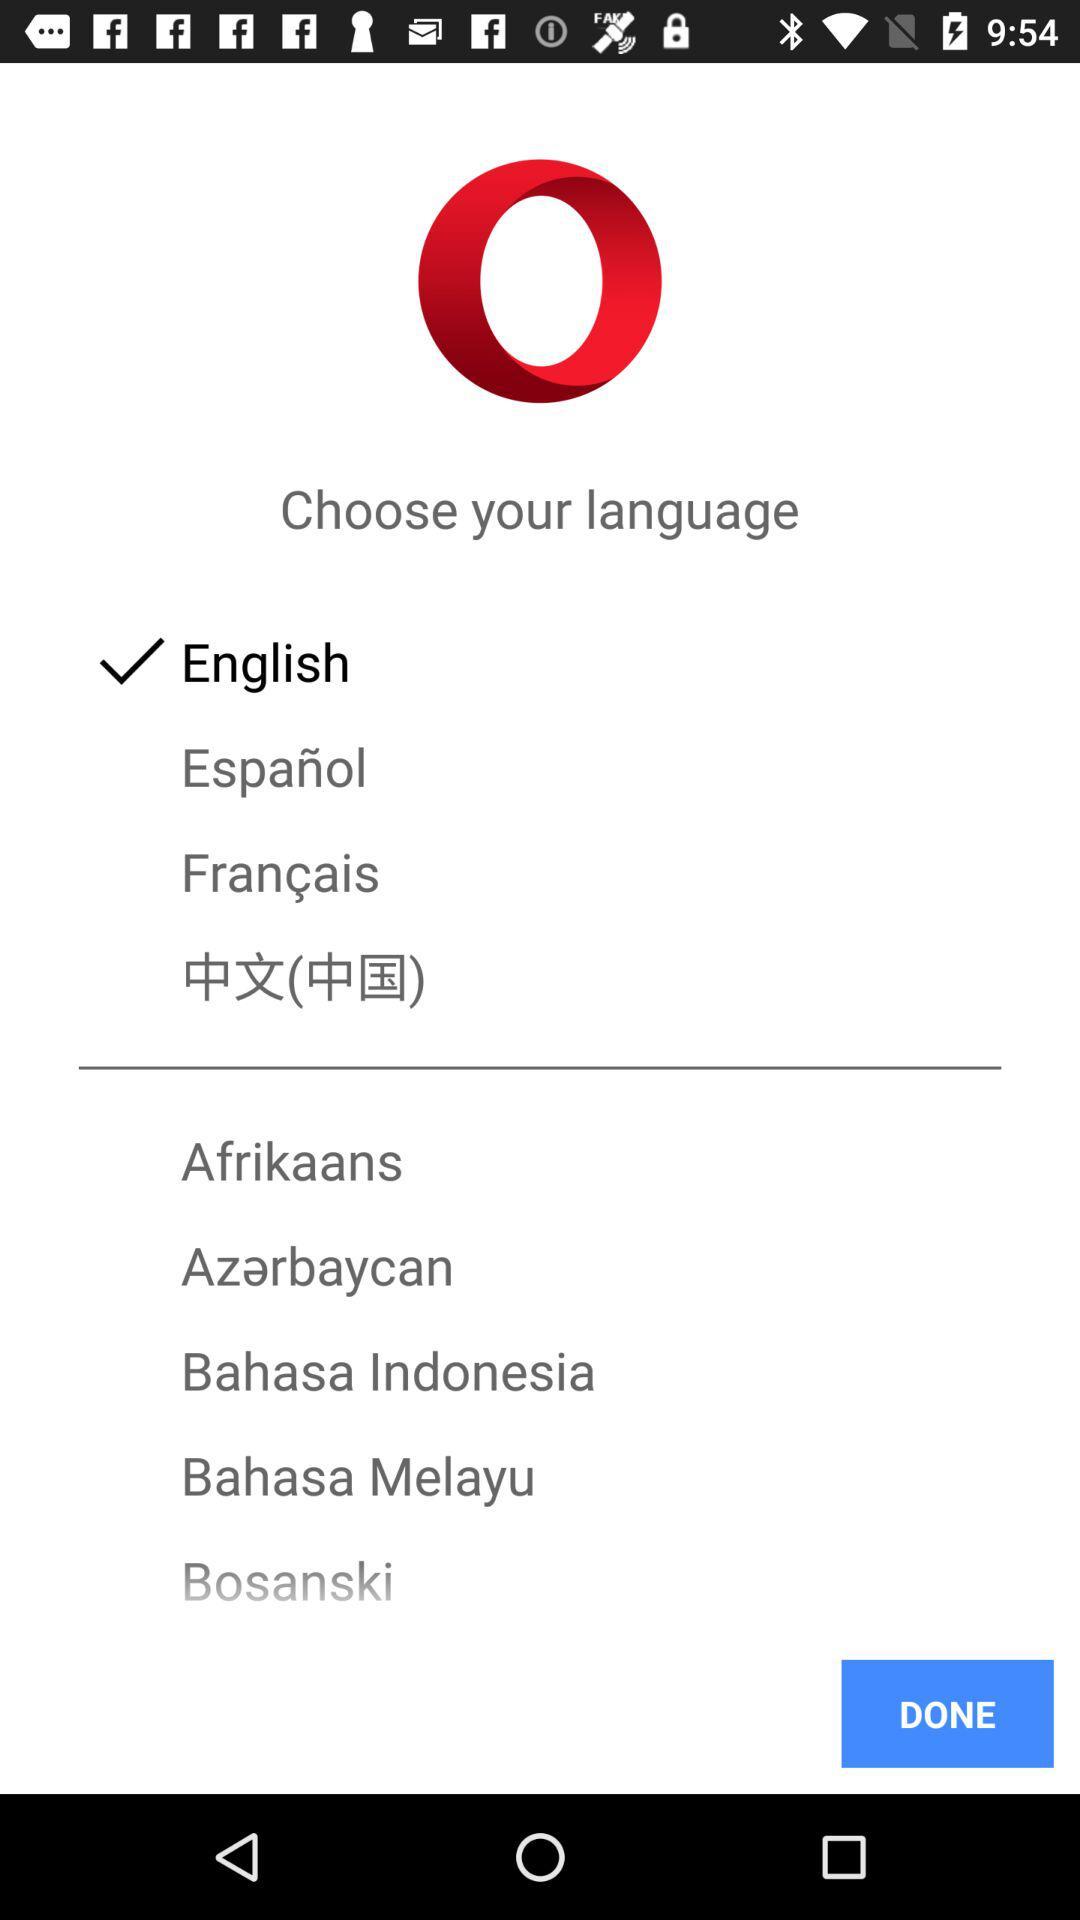 This screenshot has width=1080, height=1920. What do you see at coordinates (946, 1712) in the screenshot?
I see `the done item` at bounding box center [946, 1712].